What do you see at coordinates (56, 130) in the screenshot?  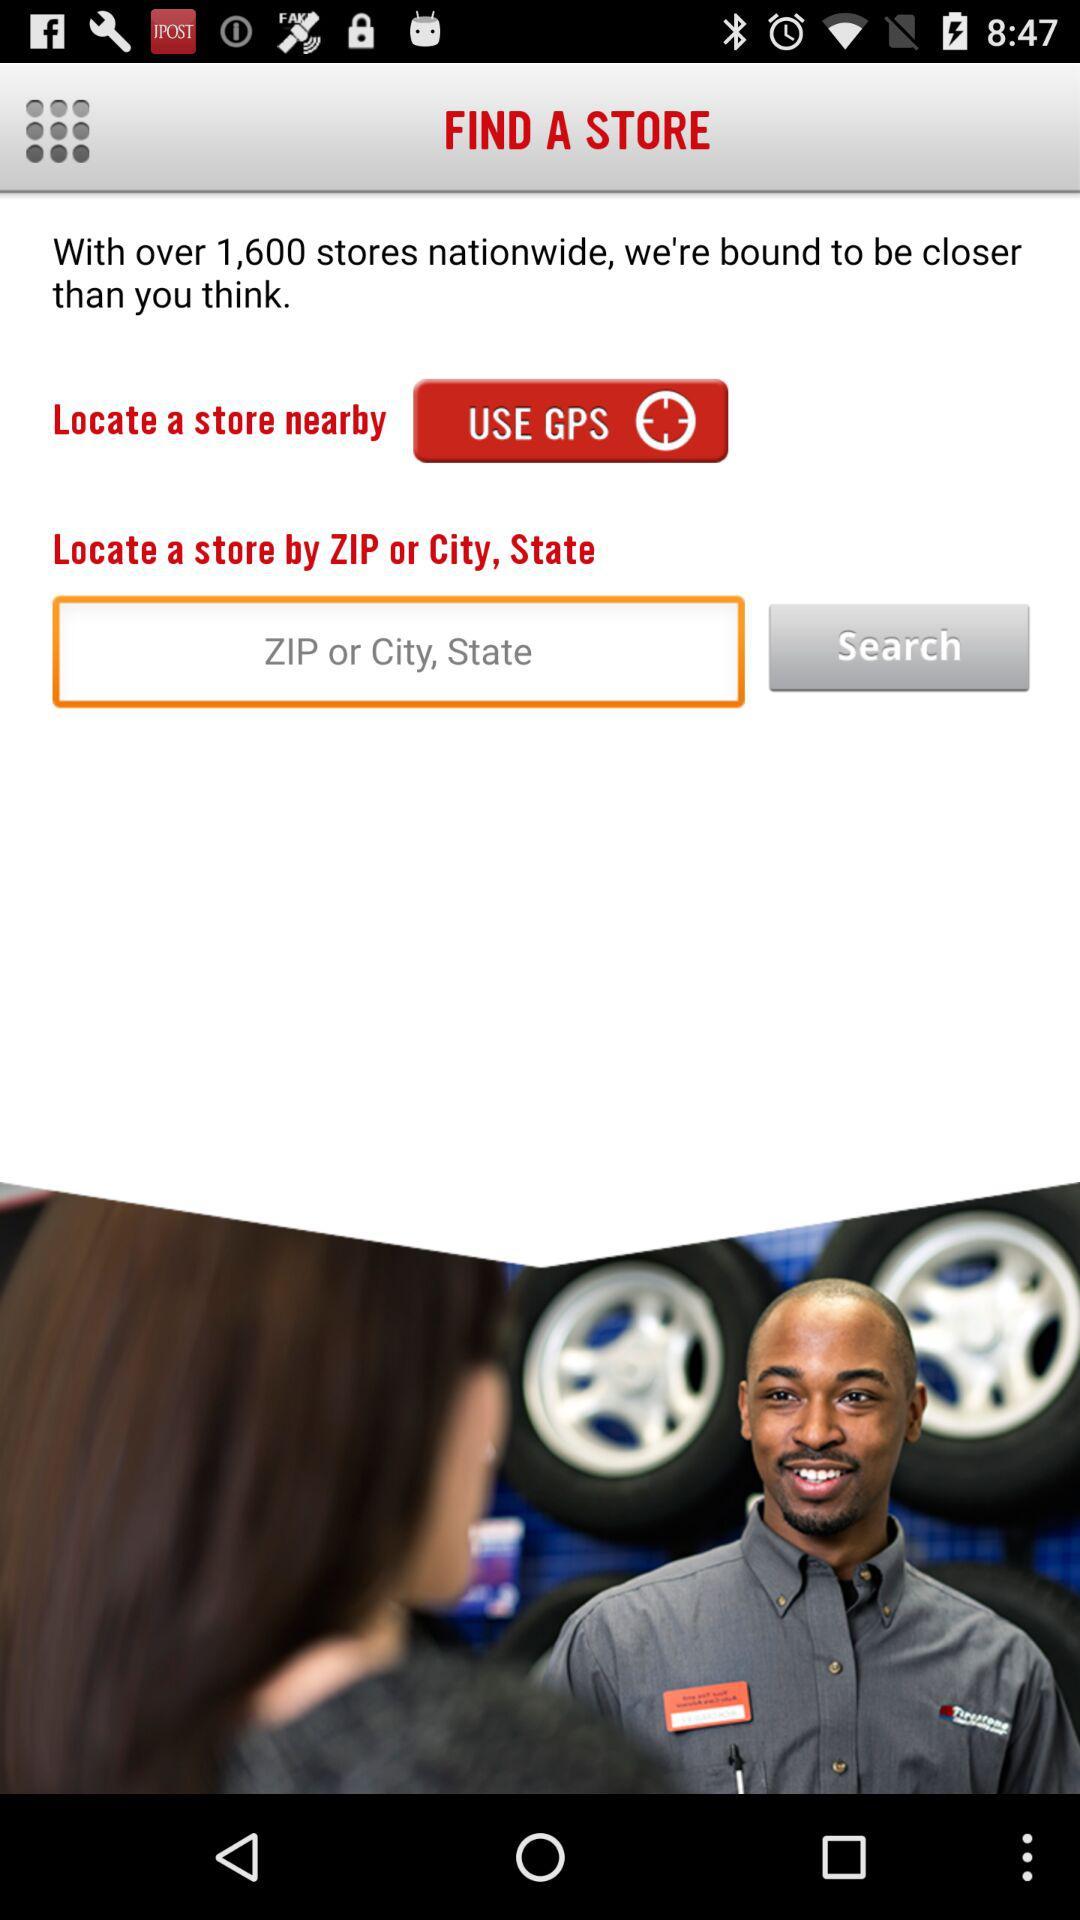 I see `the app to the left of the find a store item` at bounding box center [56, 130].